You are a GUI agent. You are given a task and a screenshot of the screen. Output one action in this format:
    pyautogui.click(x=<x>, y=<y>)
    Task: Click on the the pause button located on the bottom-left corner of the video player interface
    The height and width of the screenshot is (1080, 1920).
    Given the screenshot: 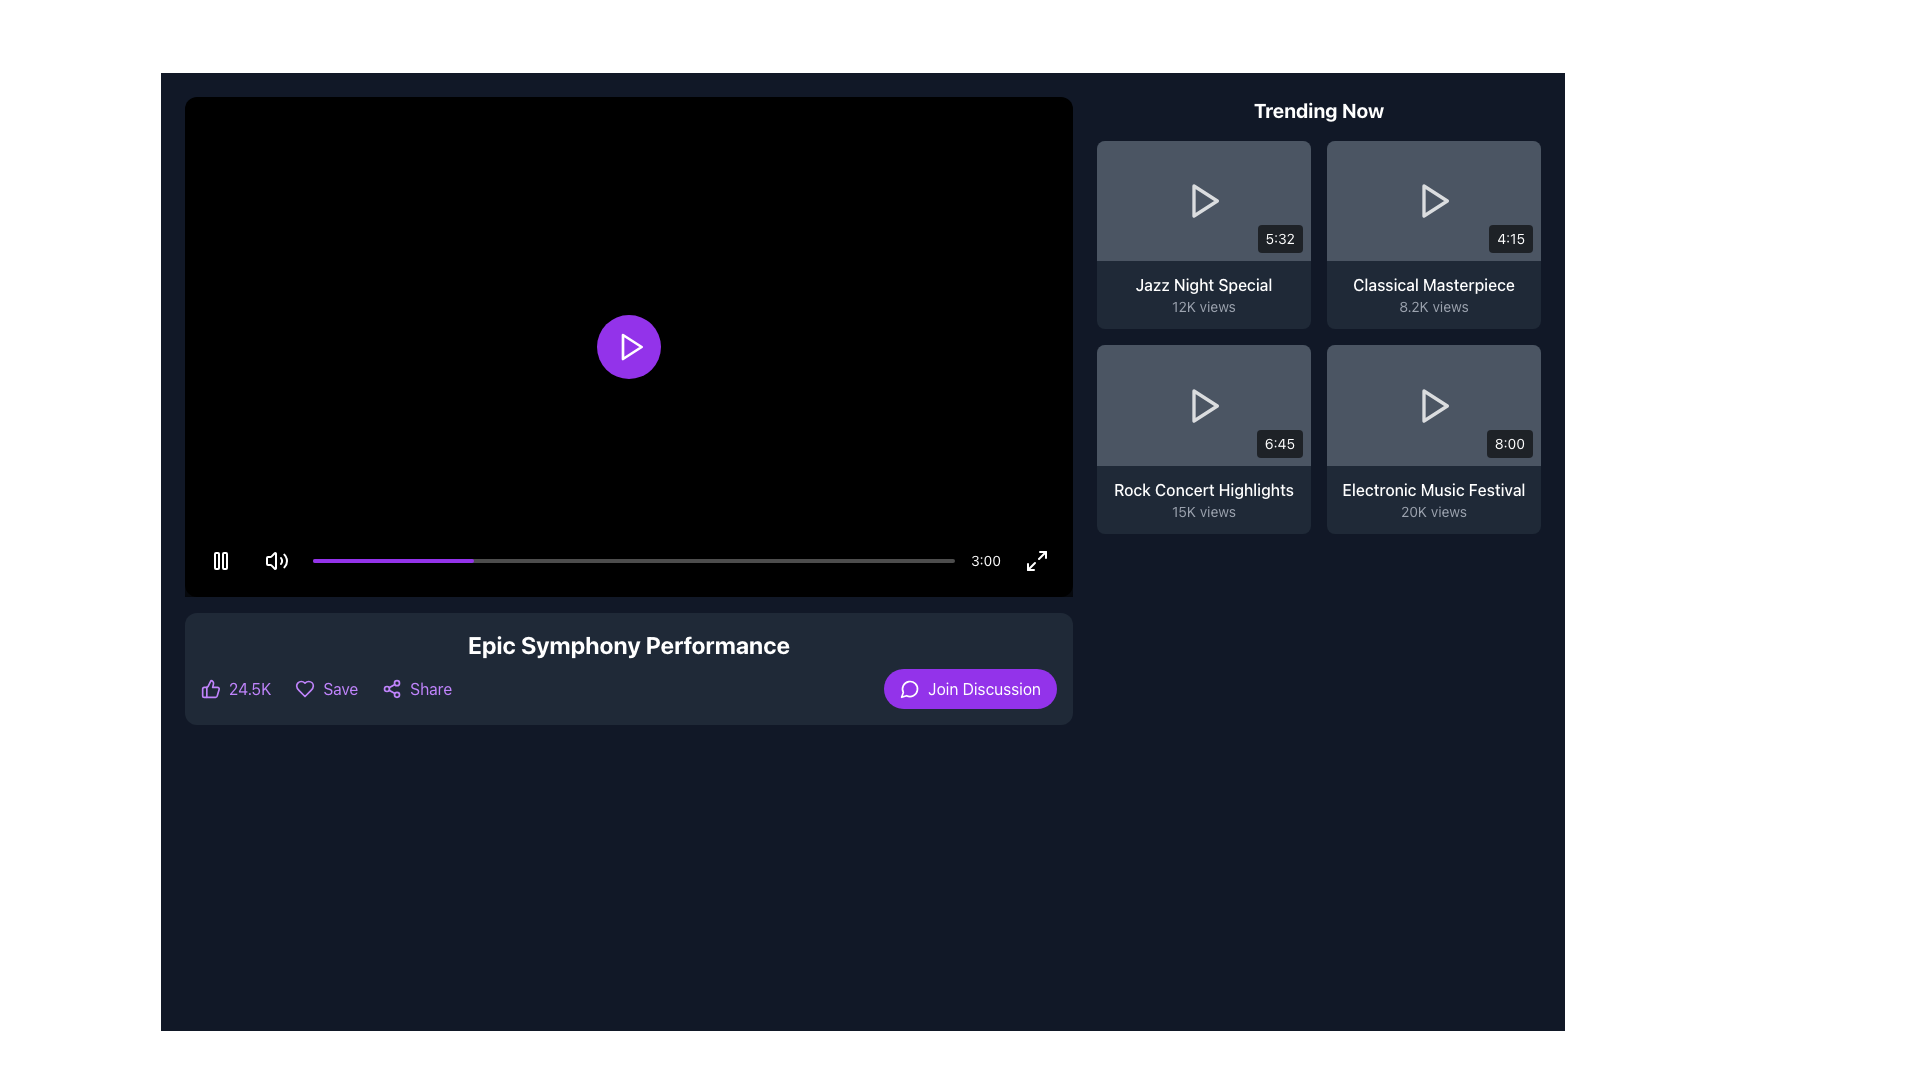 What is the action you would take?
    pyautogui.click(x=220, y=559)
    